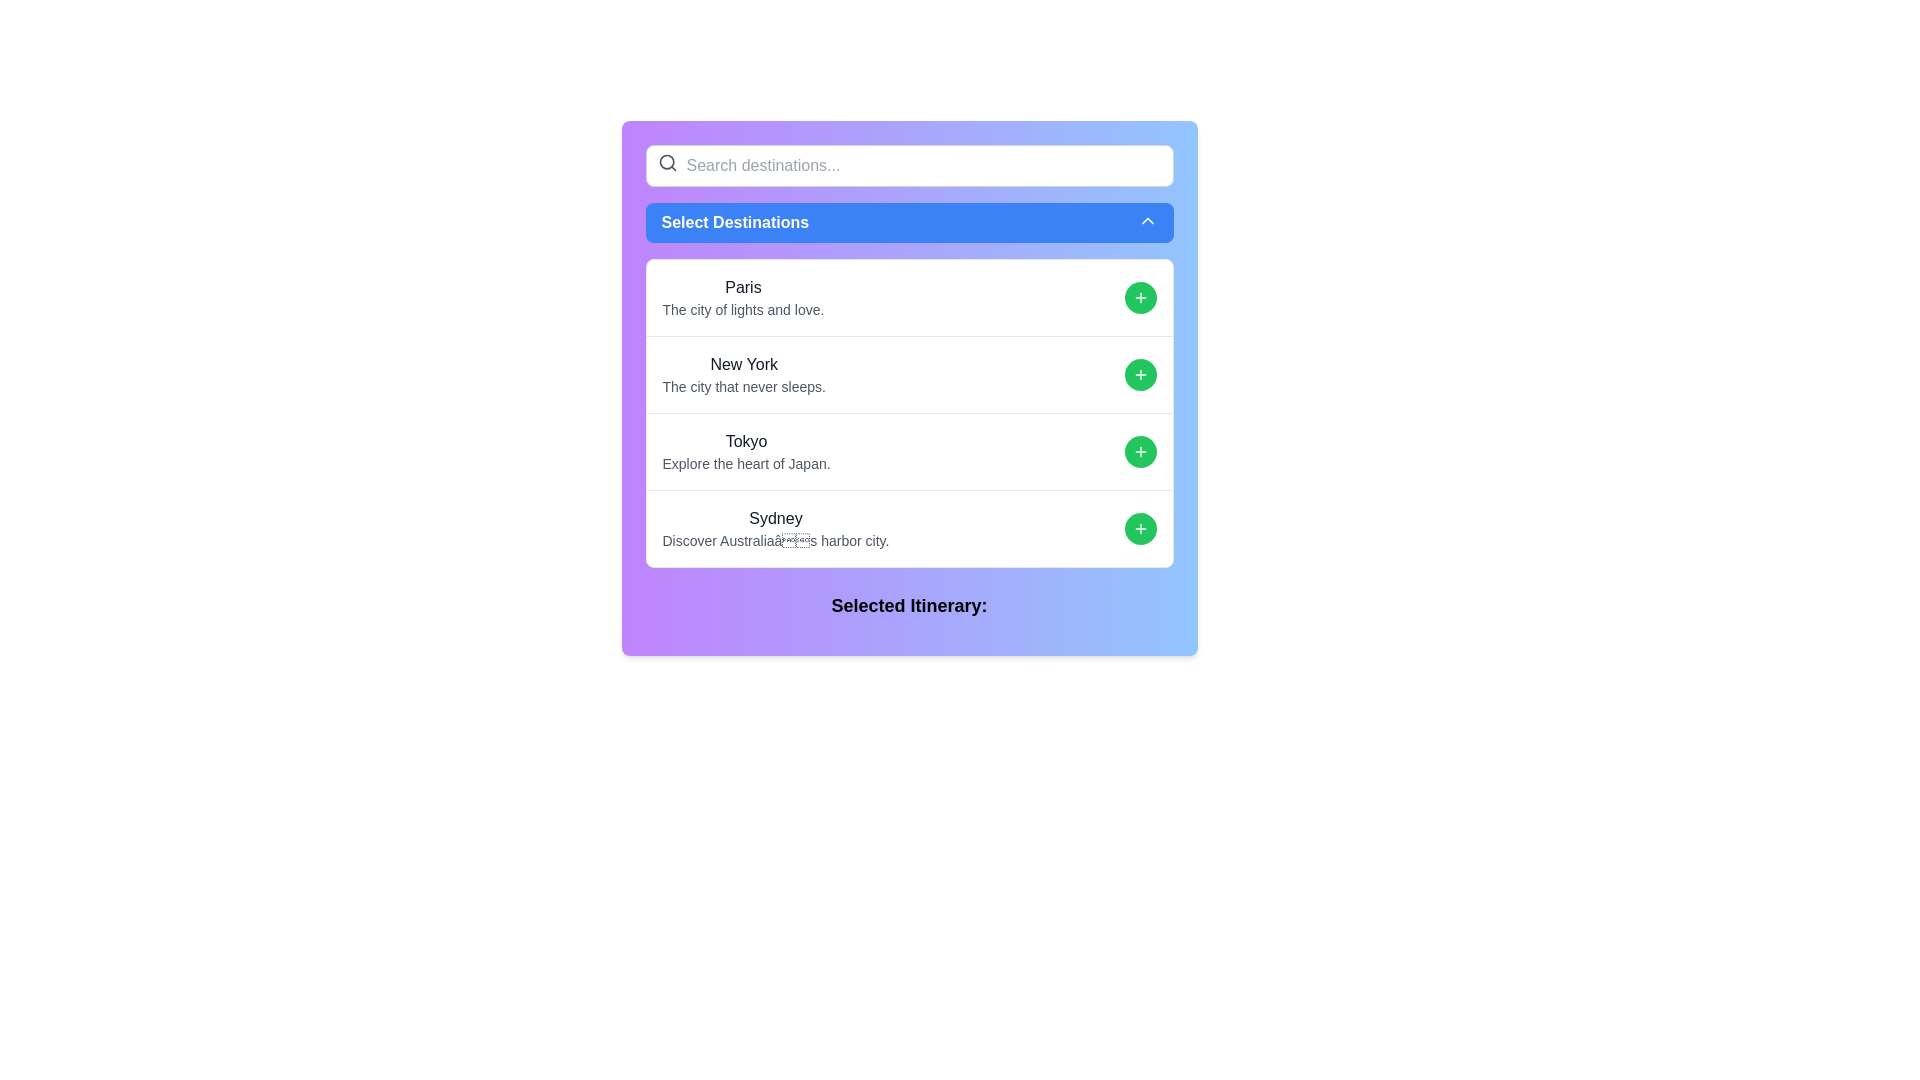  I want to click on the Text Block that displays 'Sydney' and the description 'Discover Australia’s harbor city', located in the fourth item of the vertically stacked list of destinations, so click(775, 527).